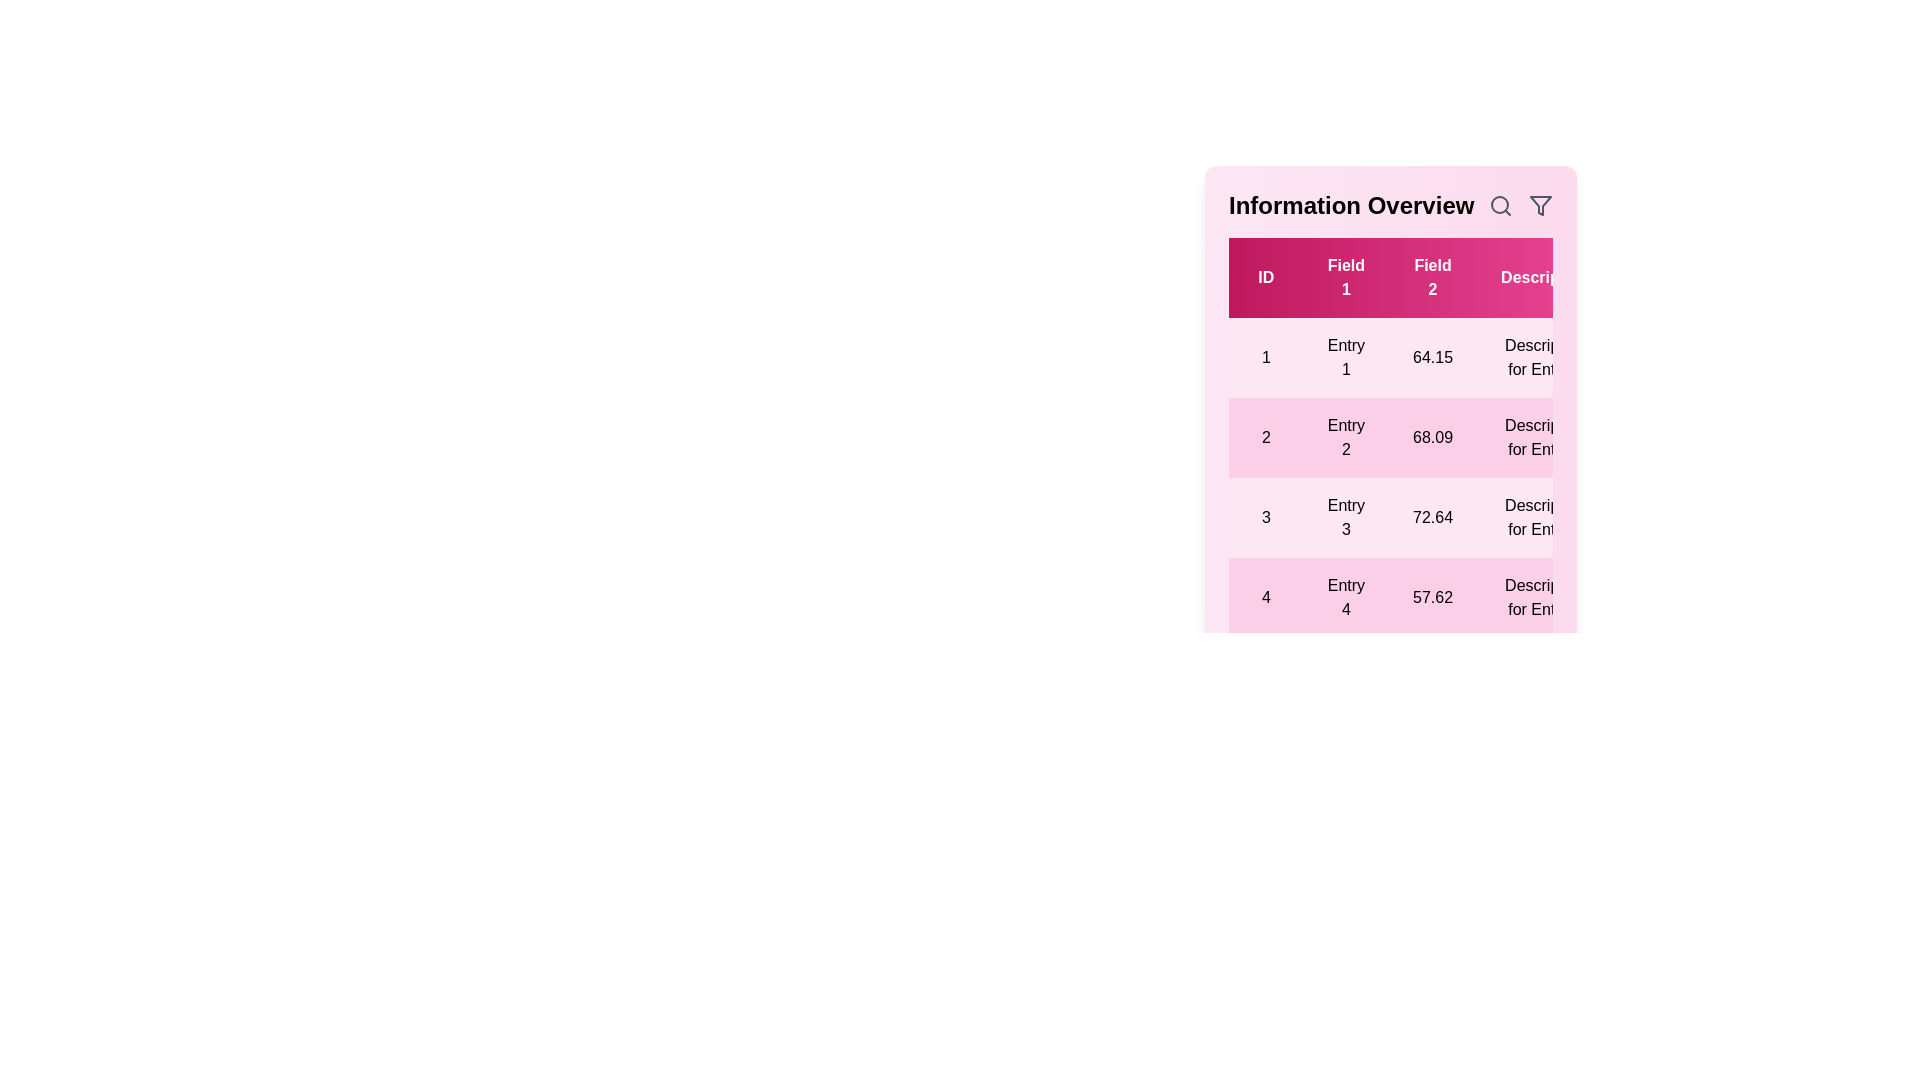 This screenshot has height=1080, width=1920. I want to click on the table header Field 1 to sort by that column, so click(1345, 277).